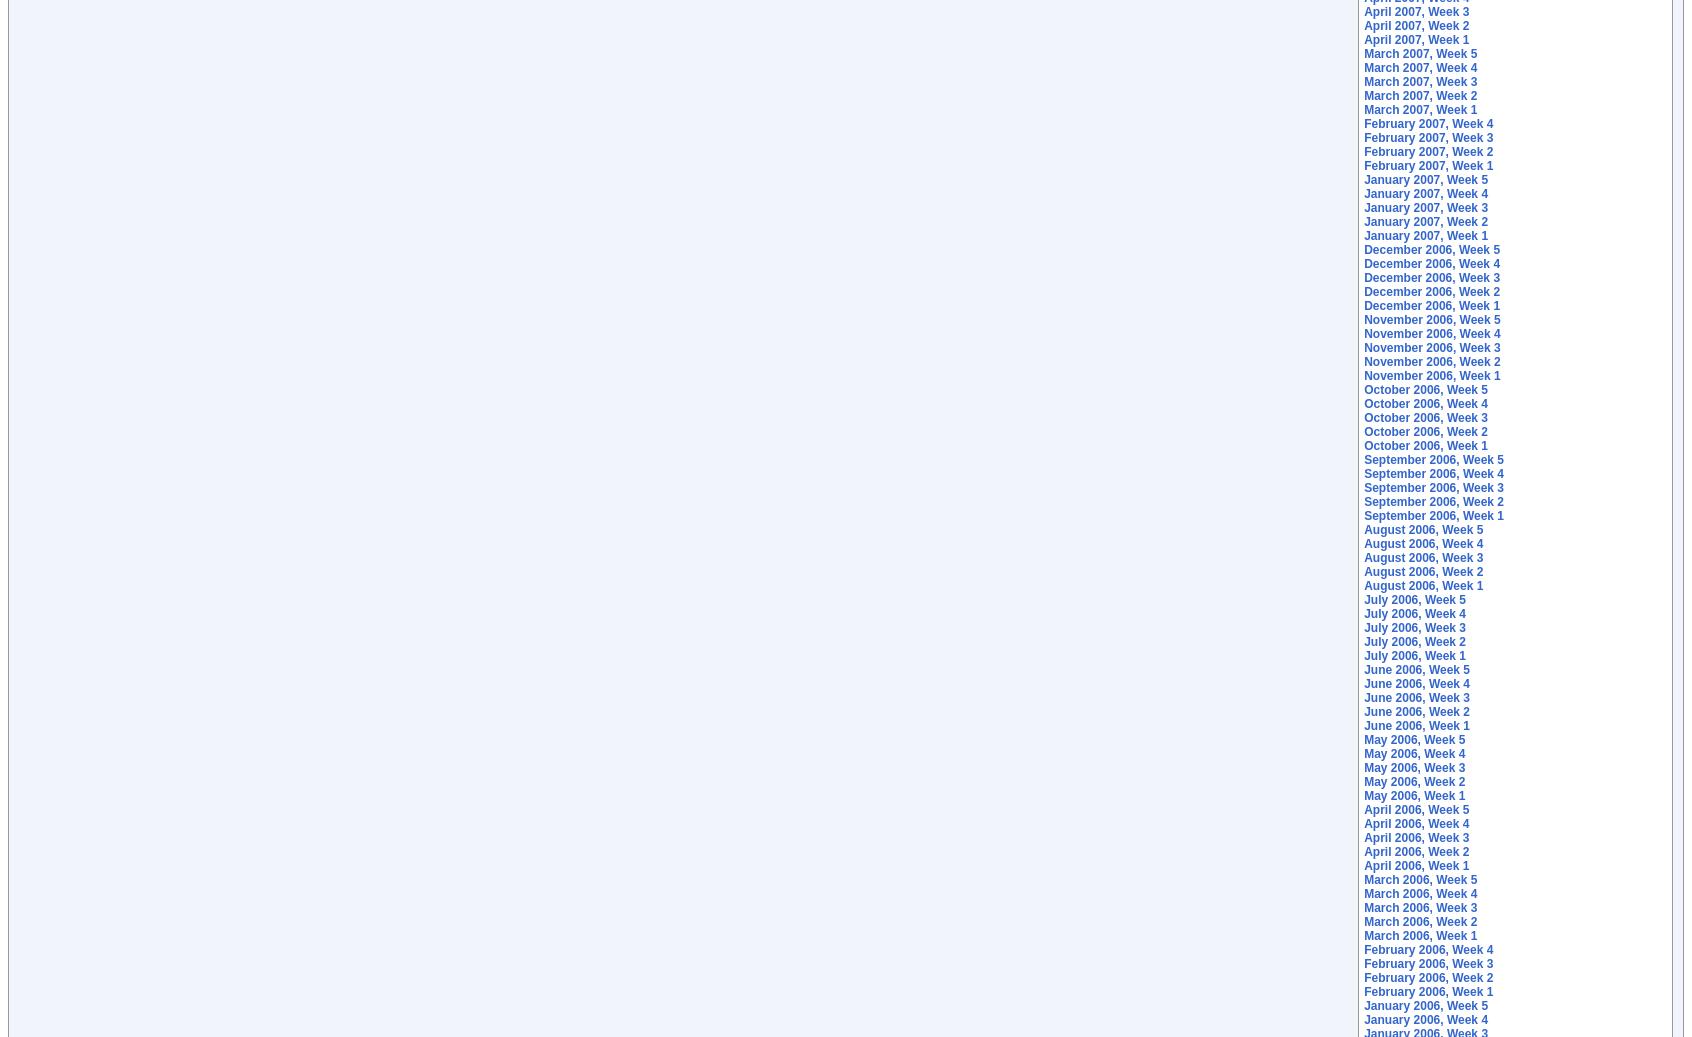 The height and width of the screenshot is (1037, 1692). I want to click on 'October 2006, Week 1', so click(1425, 445).